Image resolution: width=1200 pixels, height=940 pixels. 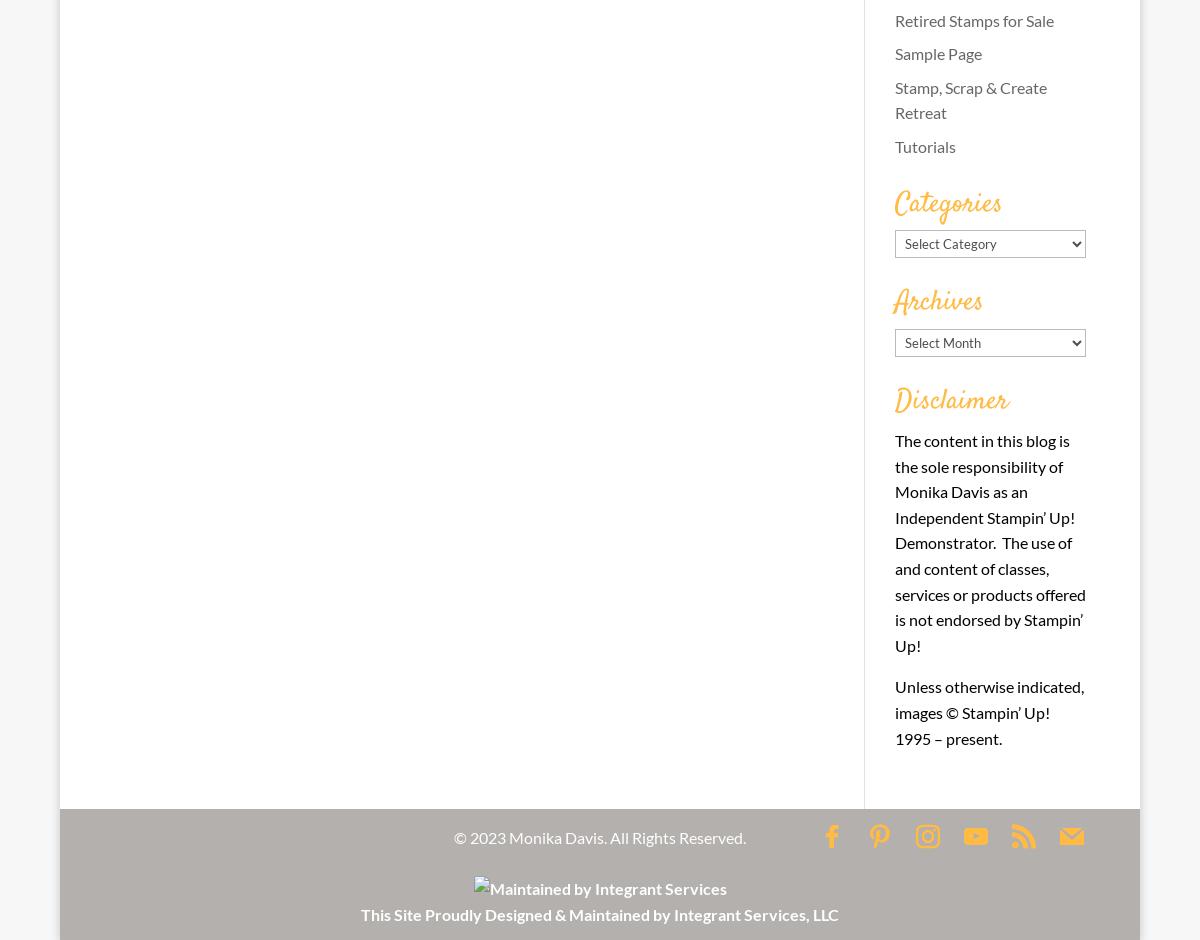 I want to click on 'This Site Proudly Designed & Maintained by Integrant Services, LLC', so click(x=600, y=912).